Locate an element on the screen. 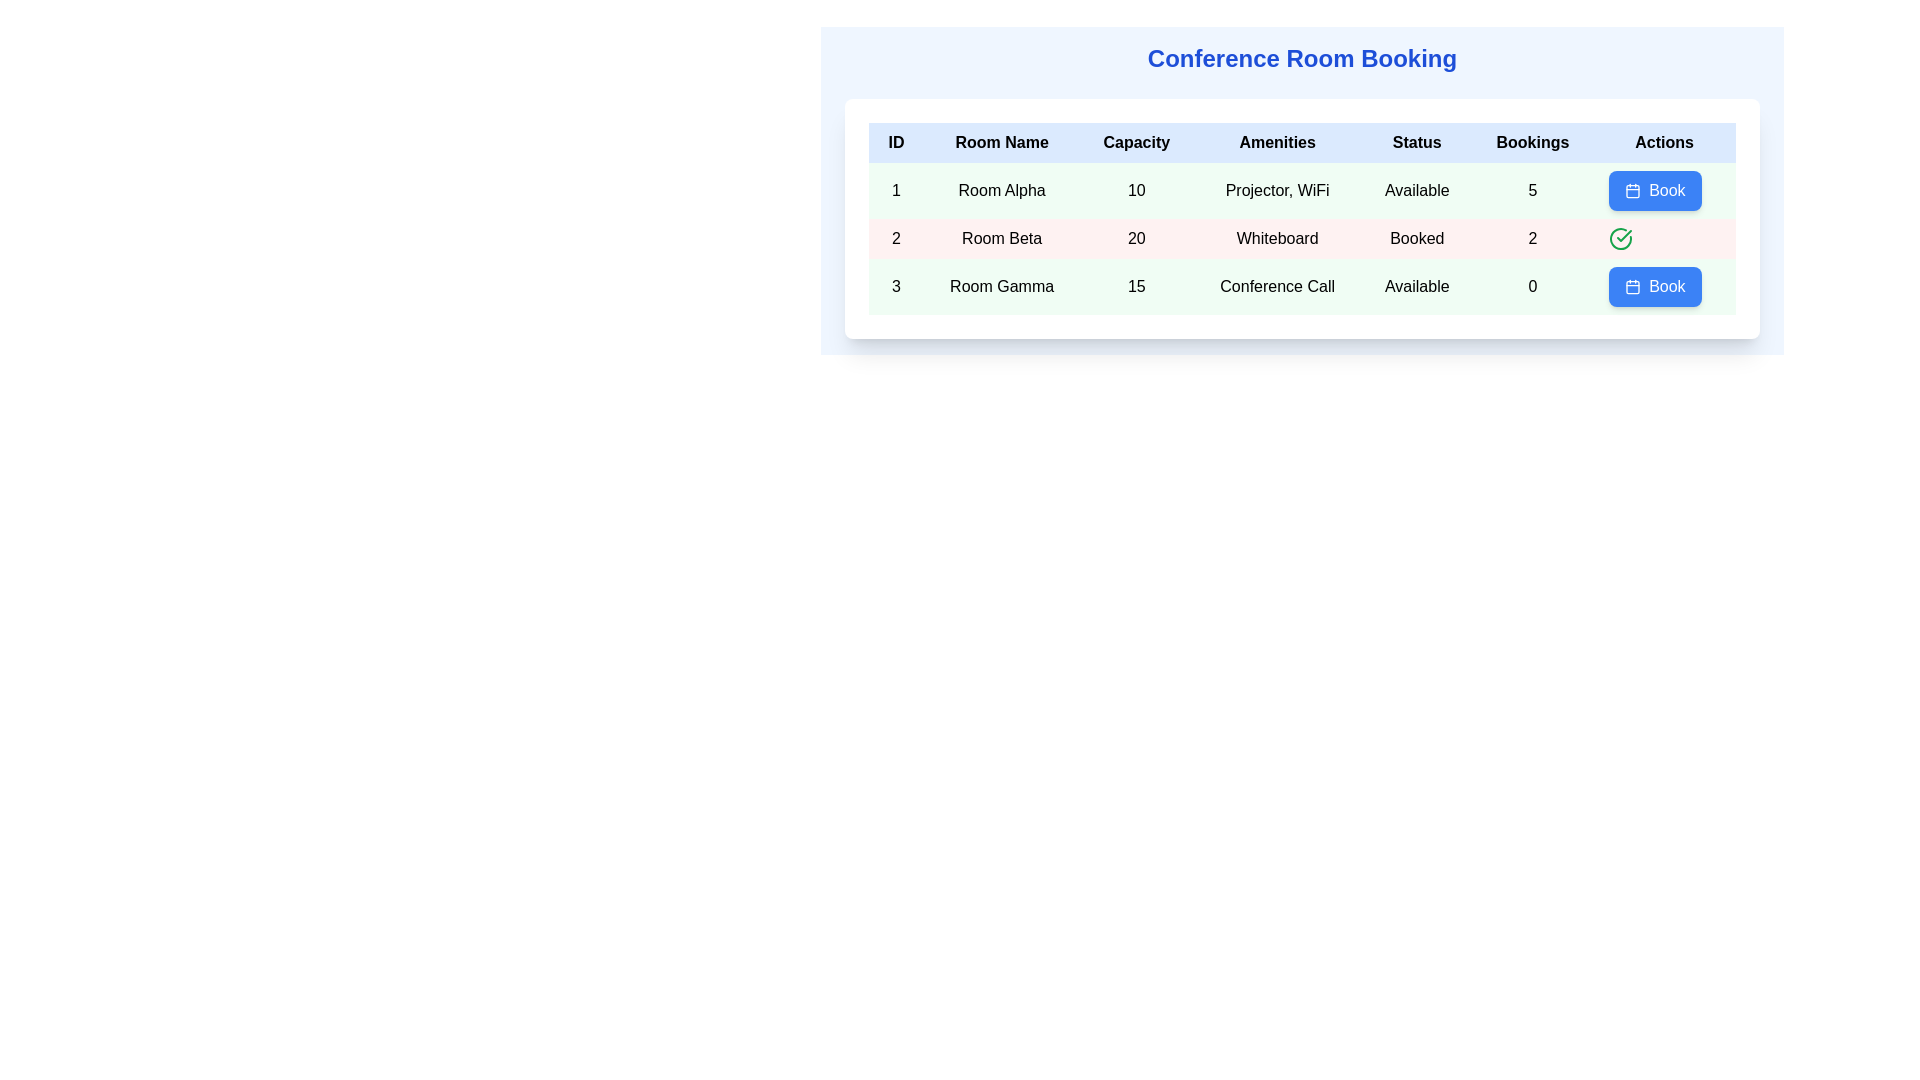  the circular icon with a green outline and a checkmark, located in the 'Actions' column of the second row in the booking table, aligned with 'Room Beta' is located at coordinates (1621, 238).